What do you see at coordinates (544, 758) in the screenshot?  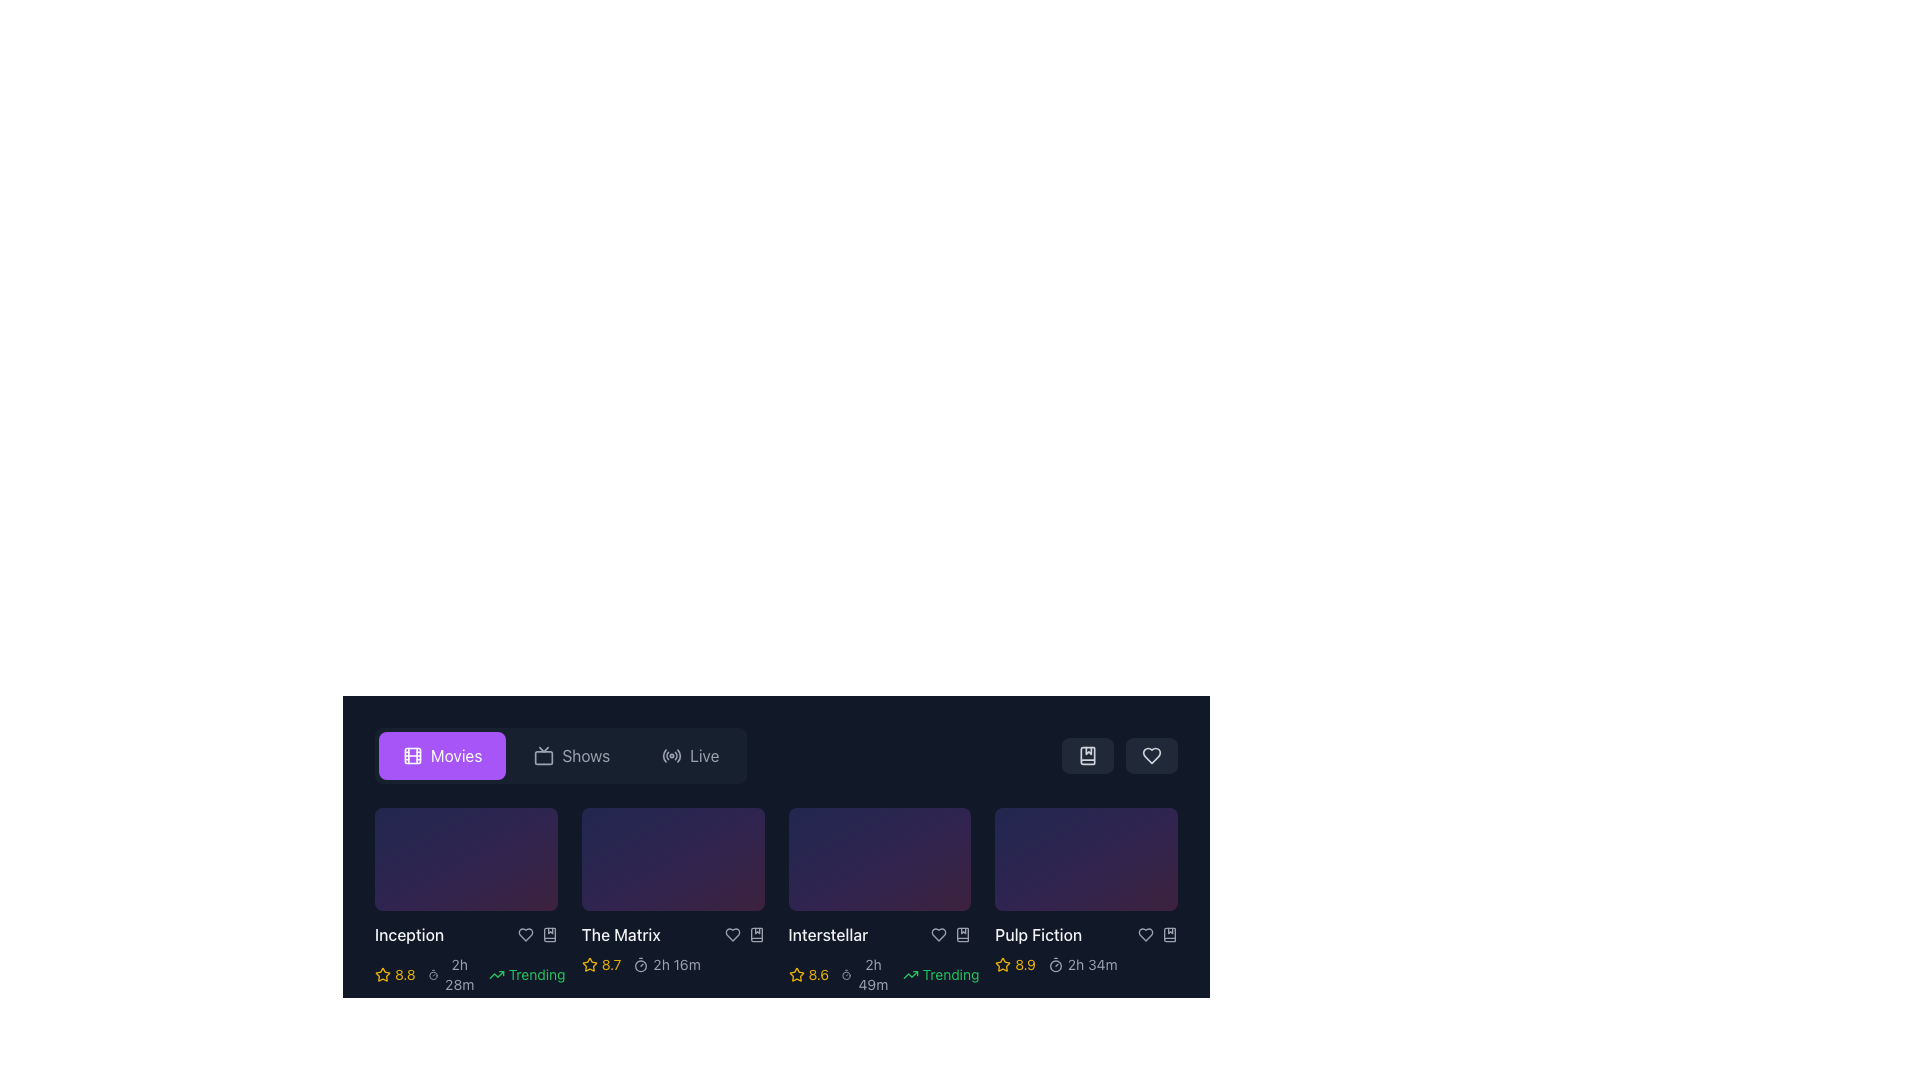 I see `the larger decorative rectangle of the TV or monitor icon located in the control bar at the top of the interface` at bounding box center [544, 758].